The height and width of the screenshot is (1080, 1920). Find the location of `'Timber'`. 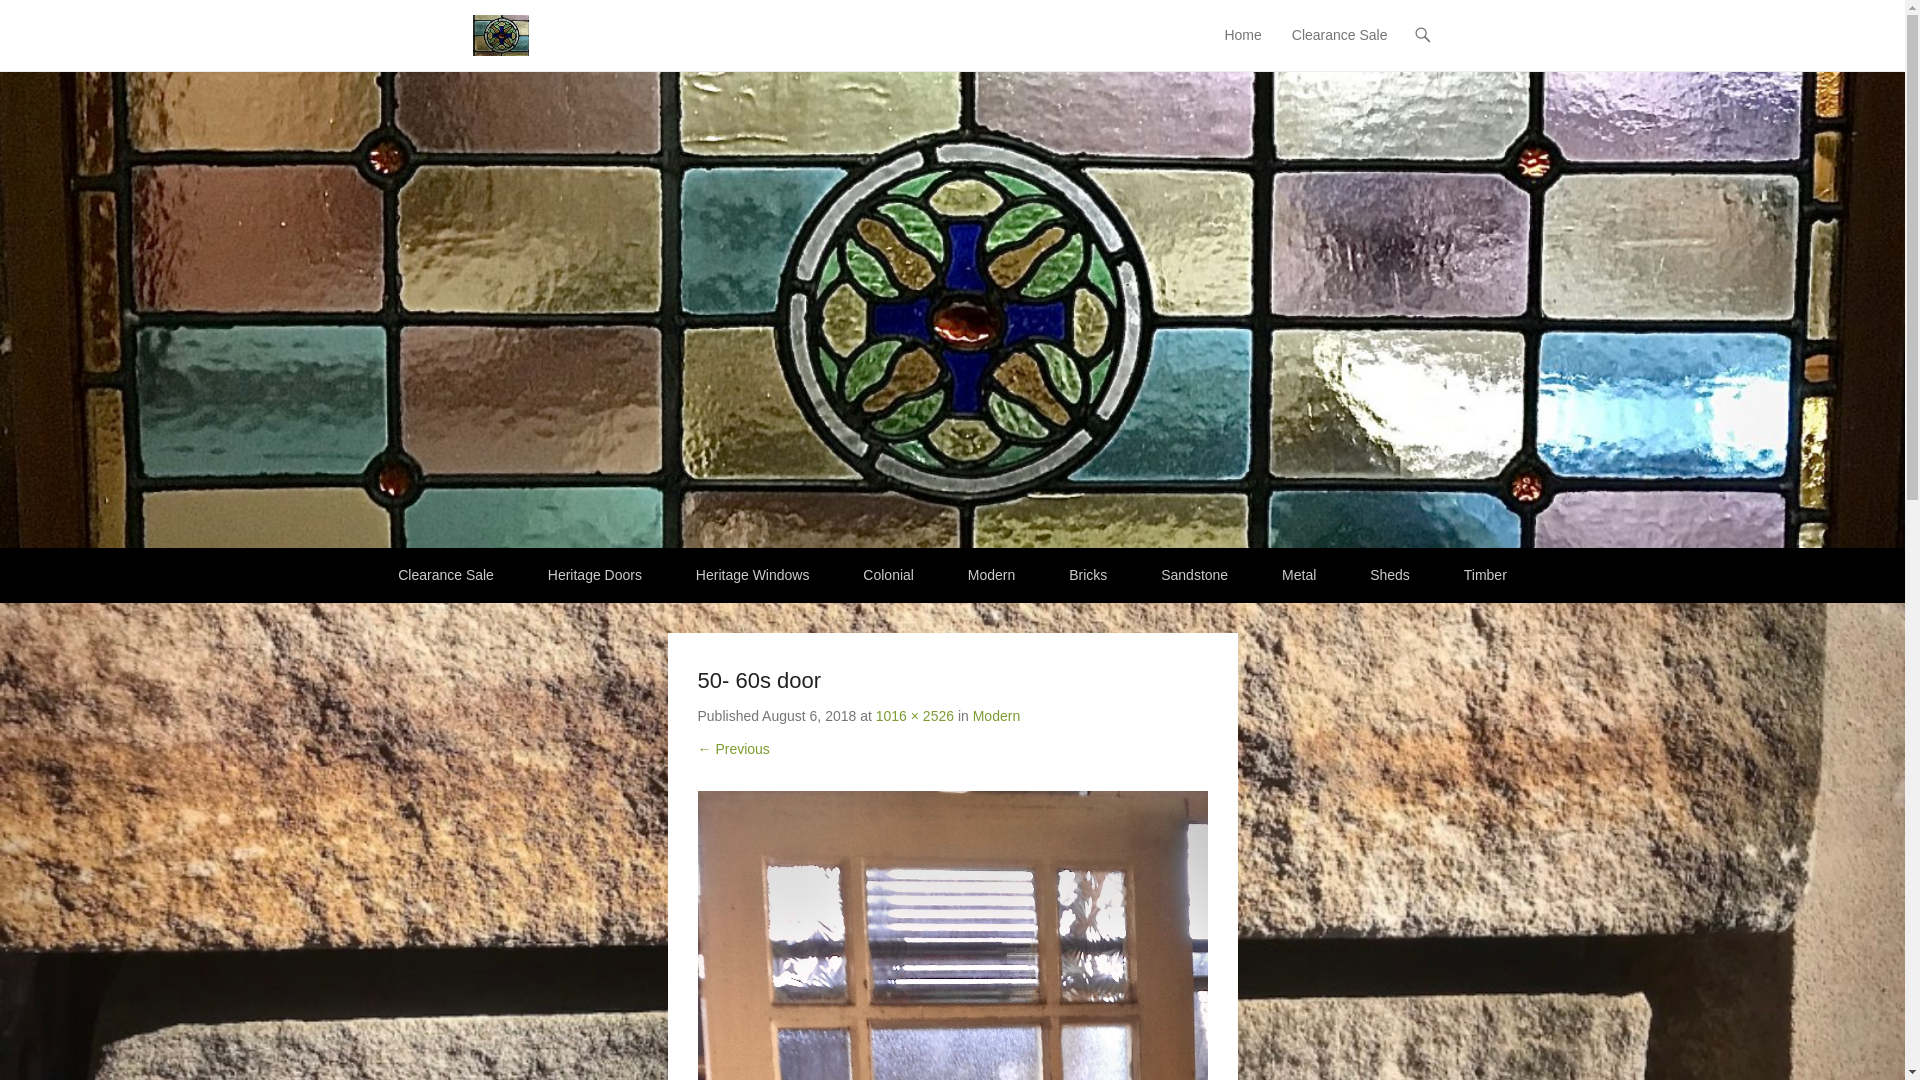

'Timber' is located at coordinates (1438, 575).